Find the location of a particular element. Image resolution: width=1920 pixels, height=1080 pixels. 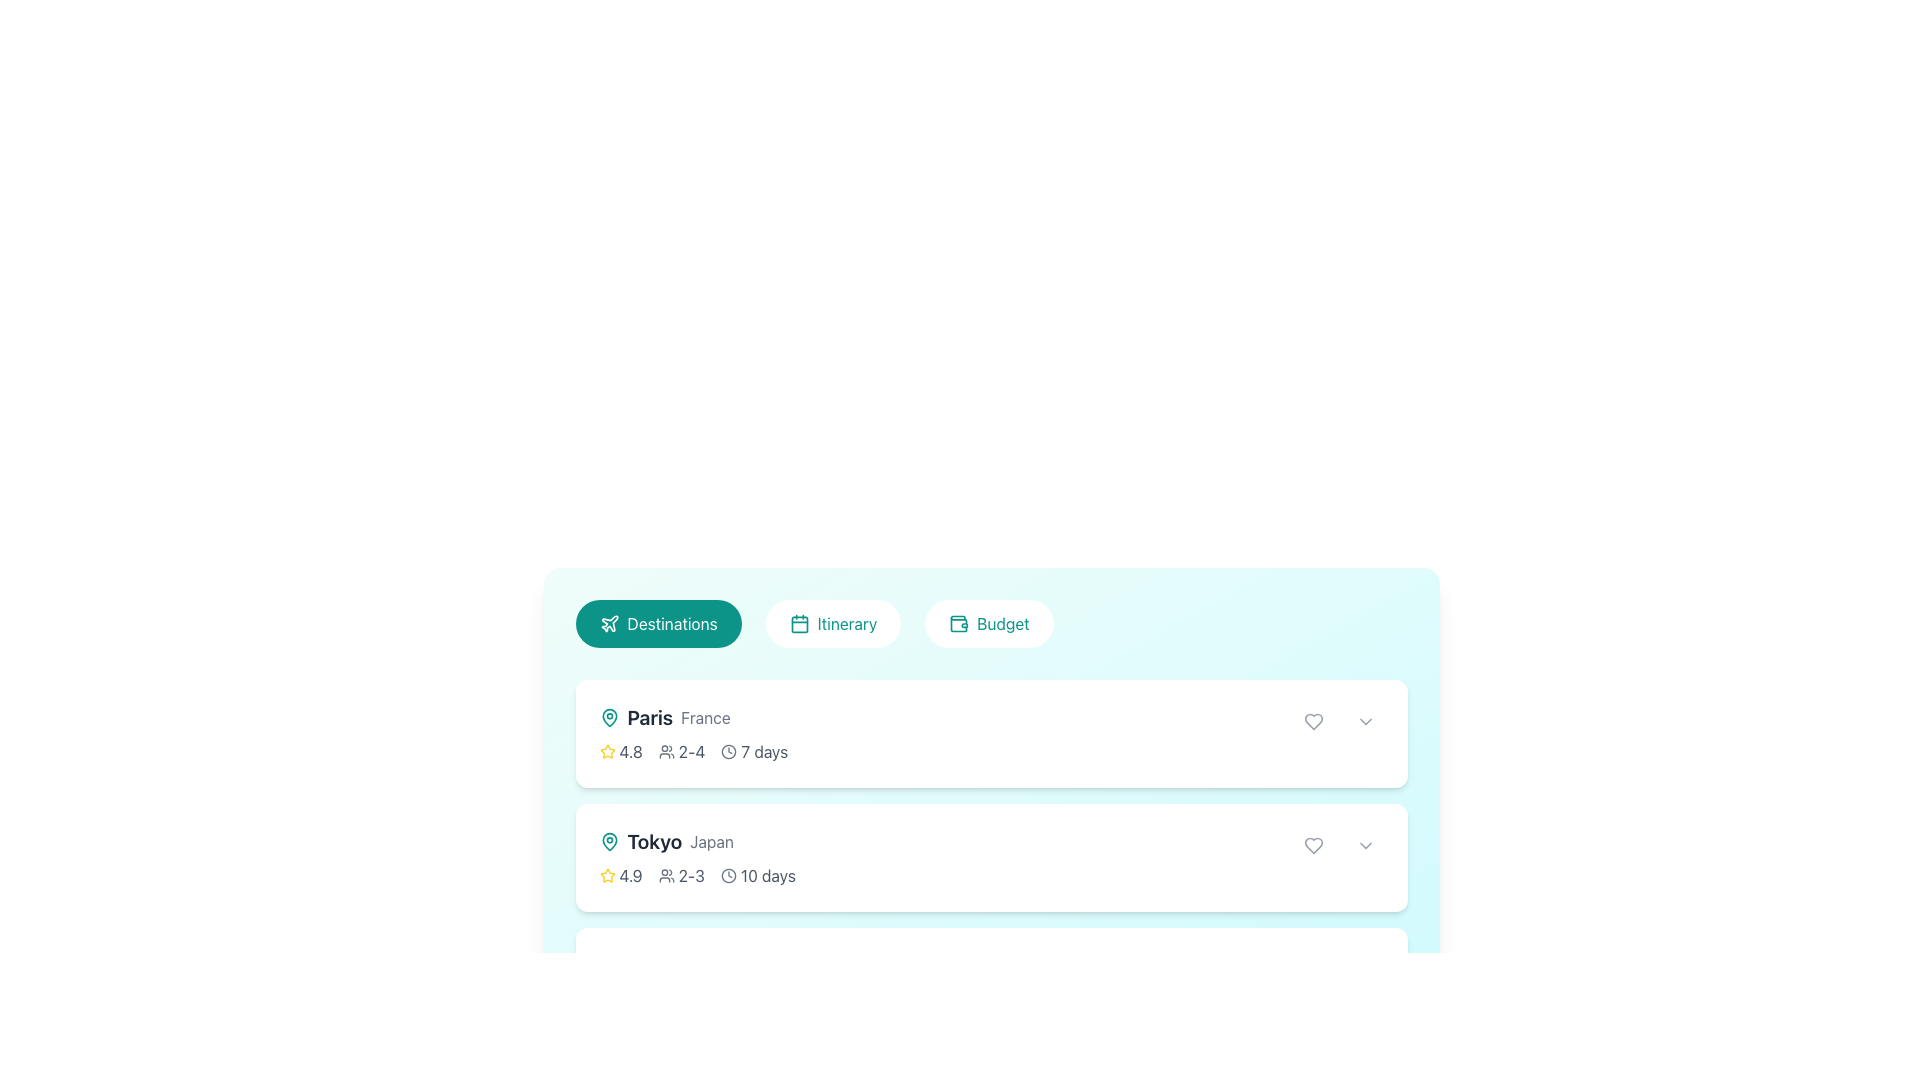

the graphical icon that symbolizes travel, located within the 'Destinations' tab in the navigation bar is located at coordinates (608, 622).